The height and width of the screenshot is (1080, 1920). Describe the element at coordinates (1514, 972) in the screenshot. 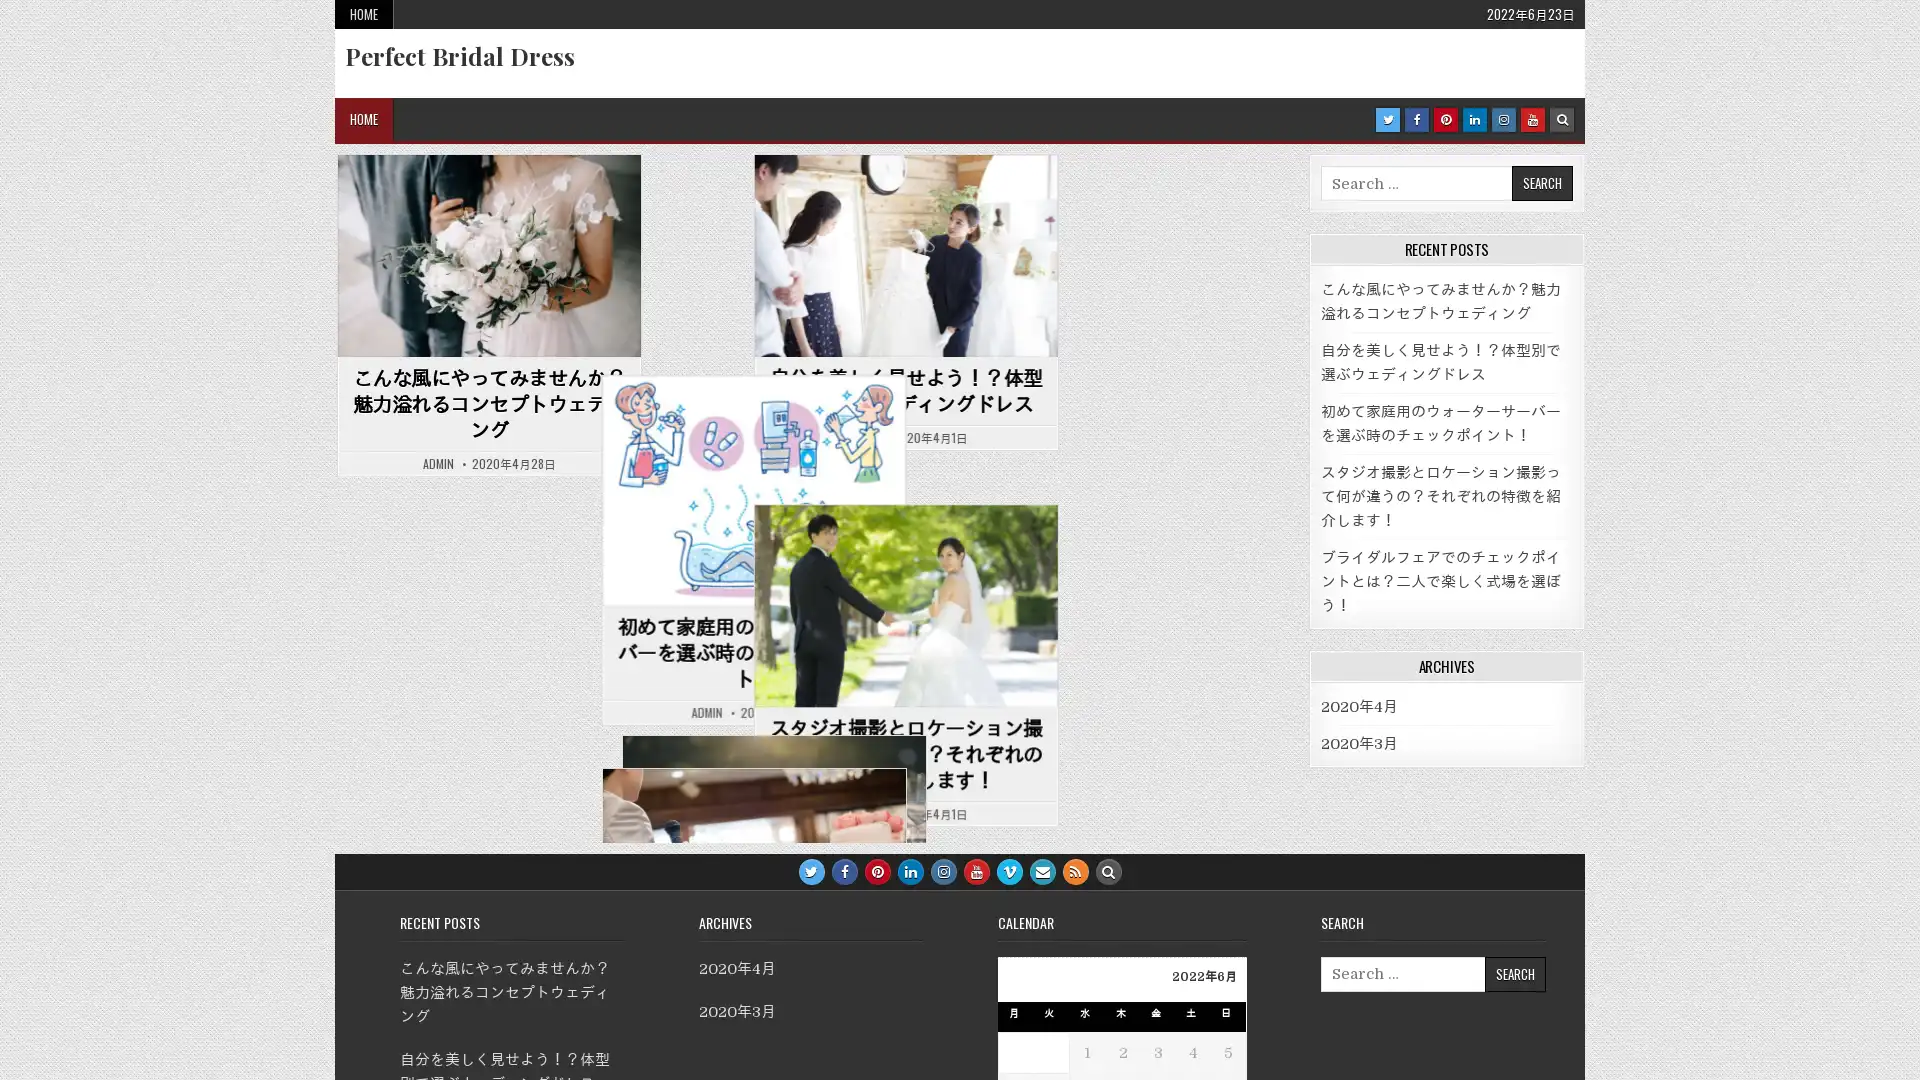

I see `Search` at that location.